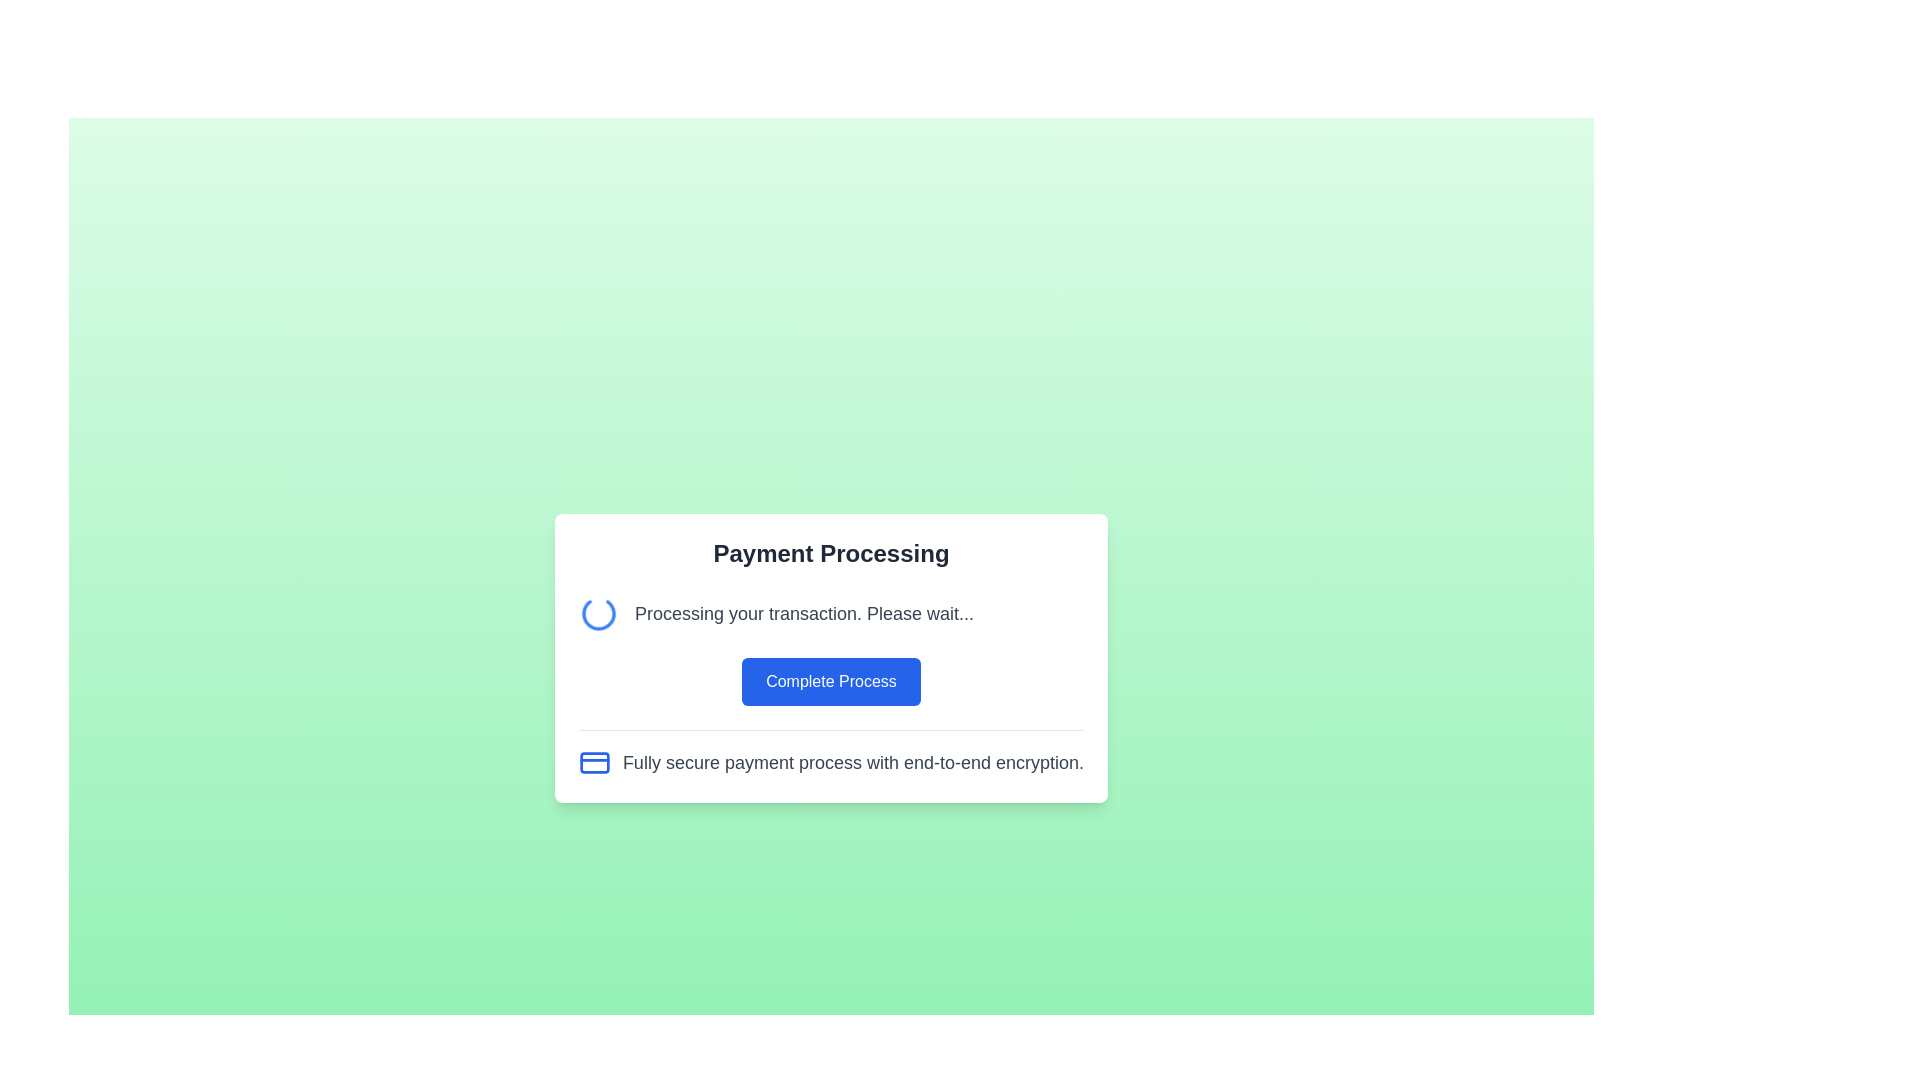 This screenshot has width=1920, height=1080. What do you see at coordinates (597, 612) in the screenshot?
I see `the Loader Segment, which is a visual indicator for a process in progress, located in the top-left portion of a modal dialog box above the text 'Processing your transaction. Please wait...' and to the left of the 'Complete Process' button` at bounding box center [597, 612].